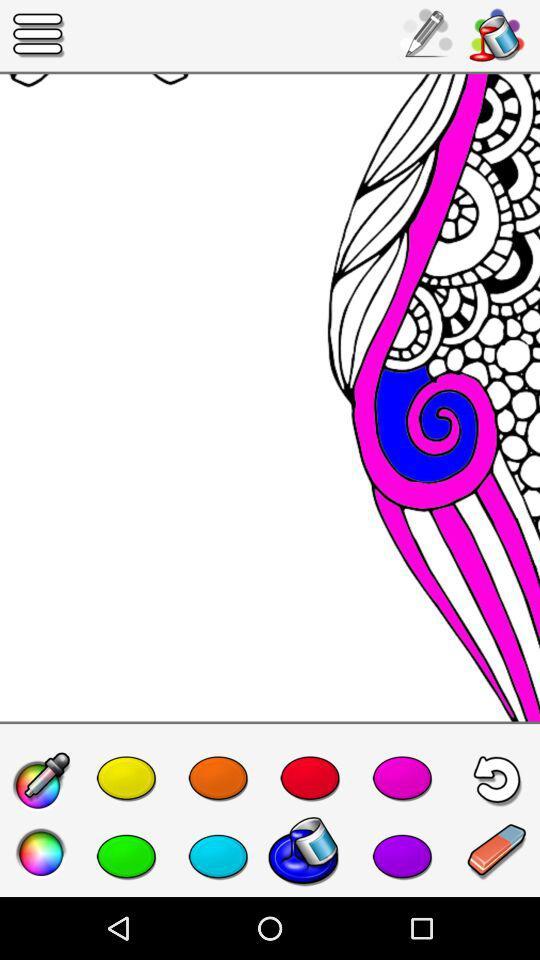  I want to click on the edit icon, so click(41, 782).